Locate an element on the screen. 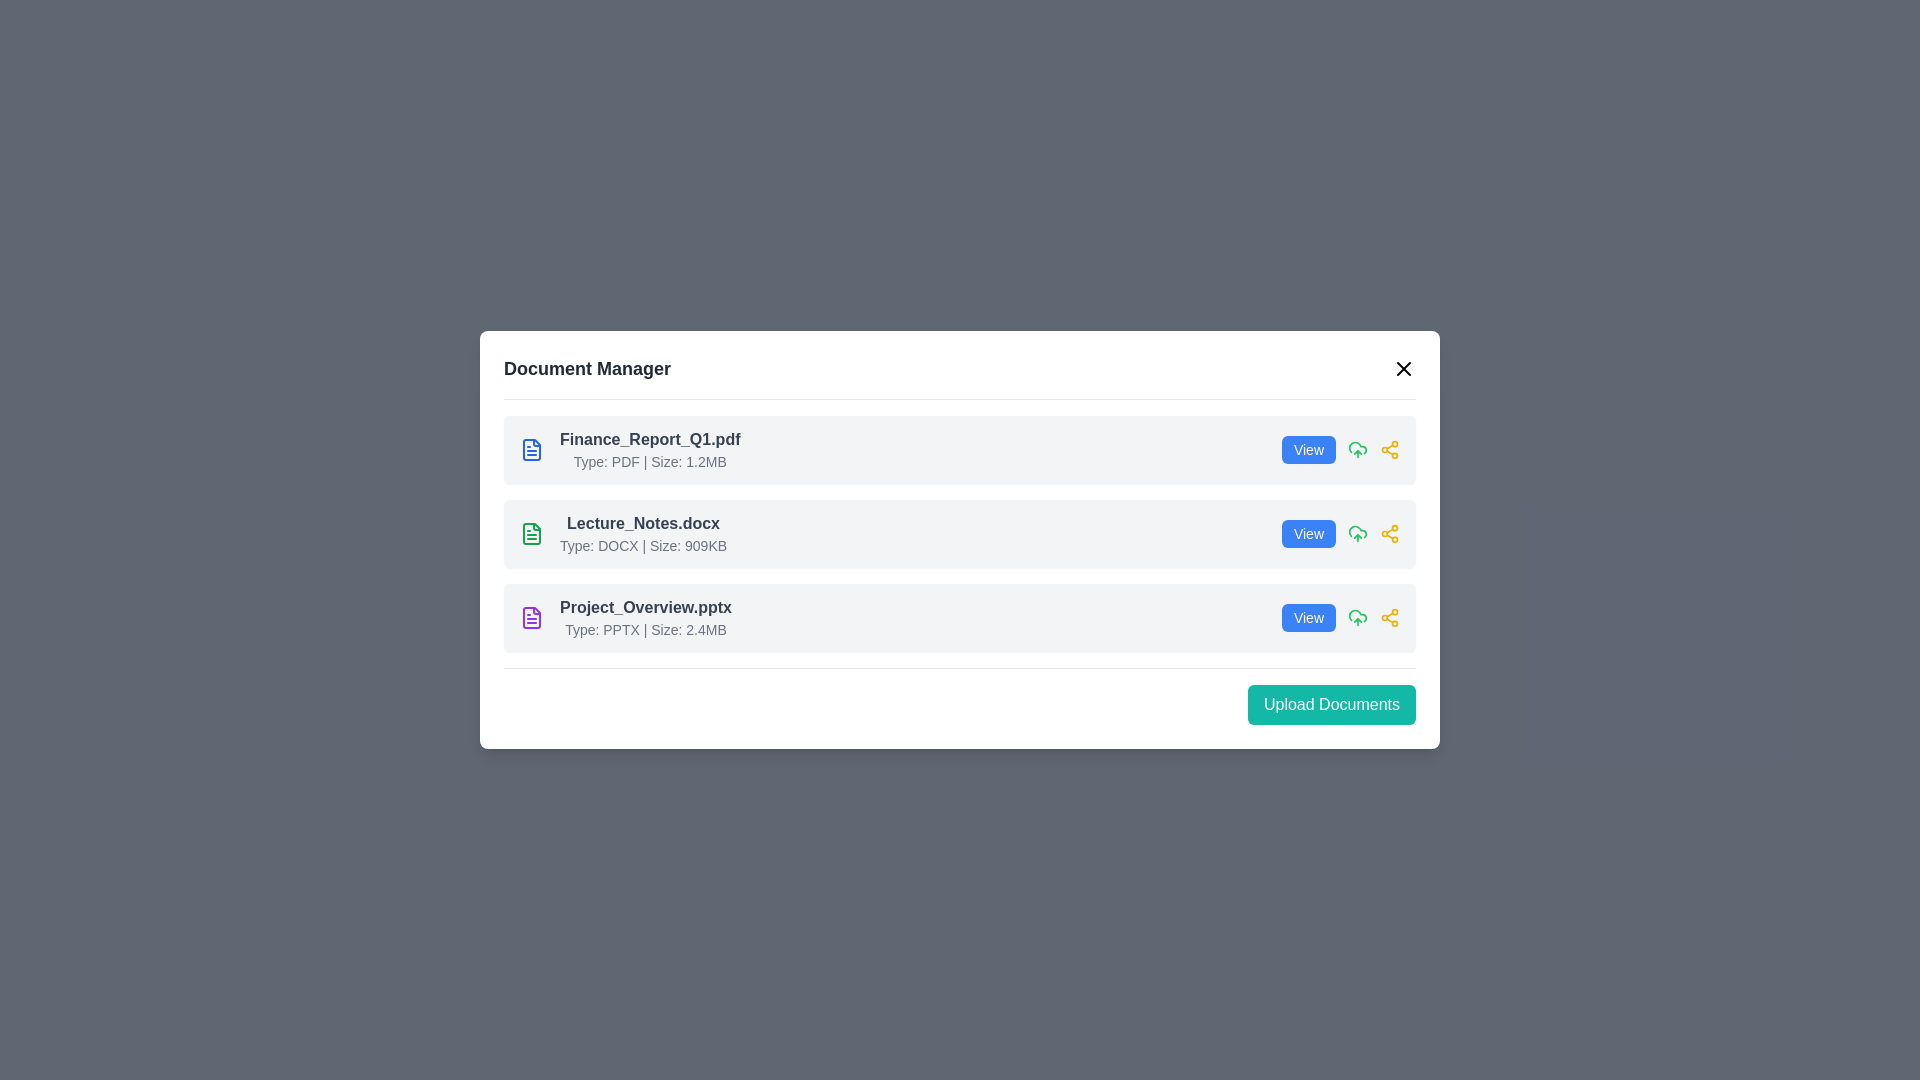 The image size is (1920, 1080). the green cloud upload icon located in the second row of the document list, positioned just to the right of the 'View' button and before the 'Share' icon, to initiate an upload action is located at coordinates (1358, 532).